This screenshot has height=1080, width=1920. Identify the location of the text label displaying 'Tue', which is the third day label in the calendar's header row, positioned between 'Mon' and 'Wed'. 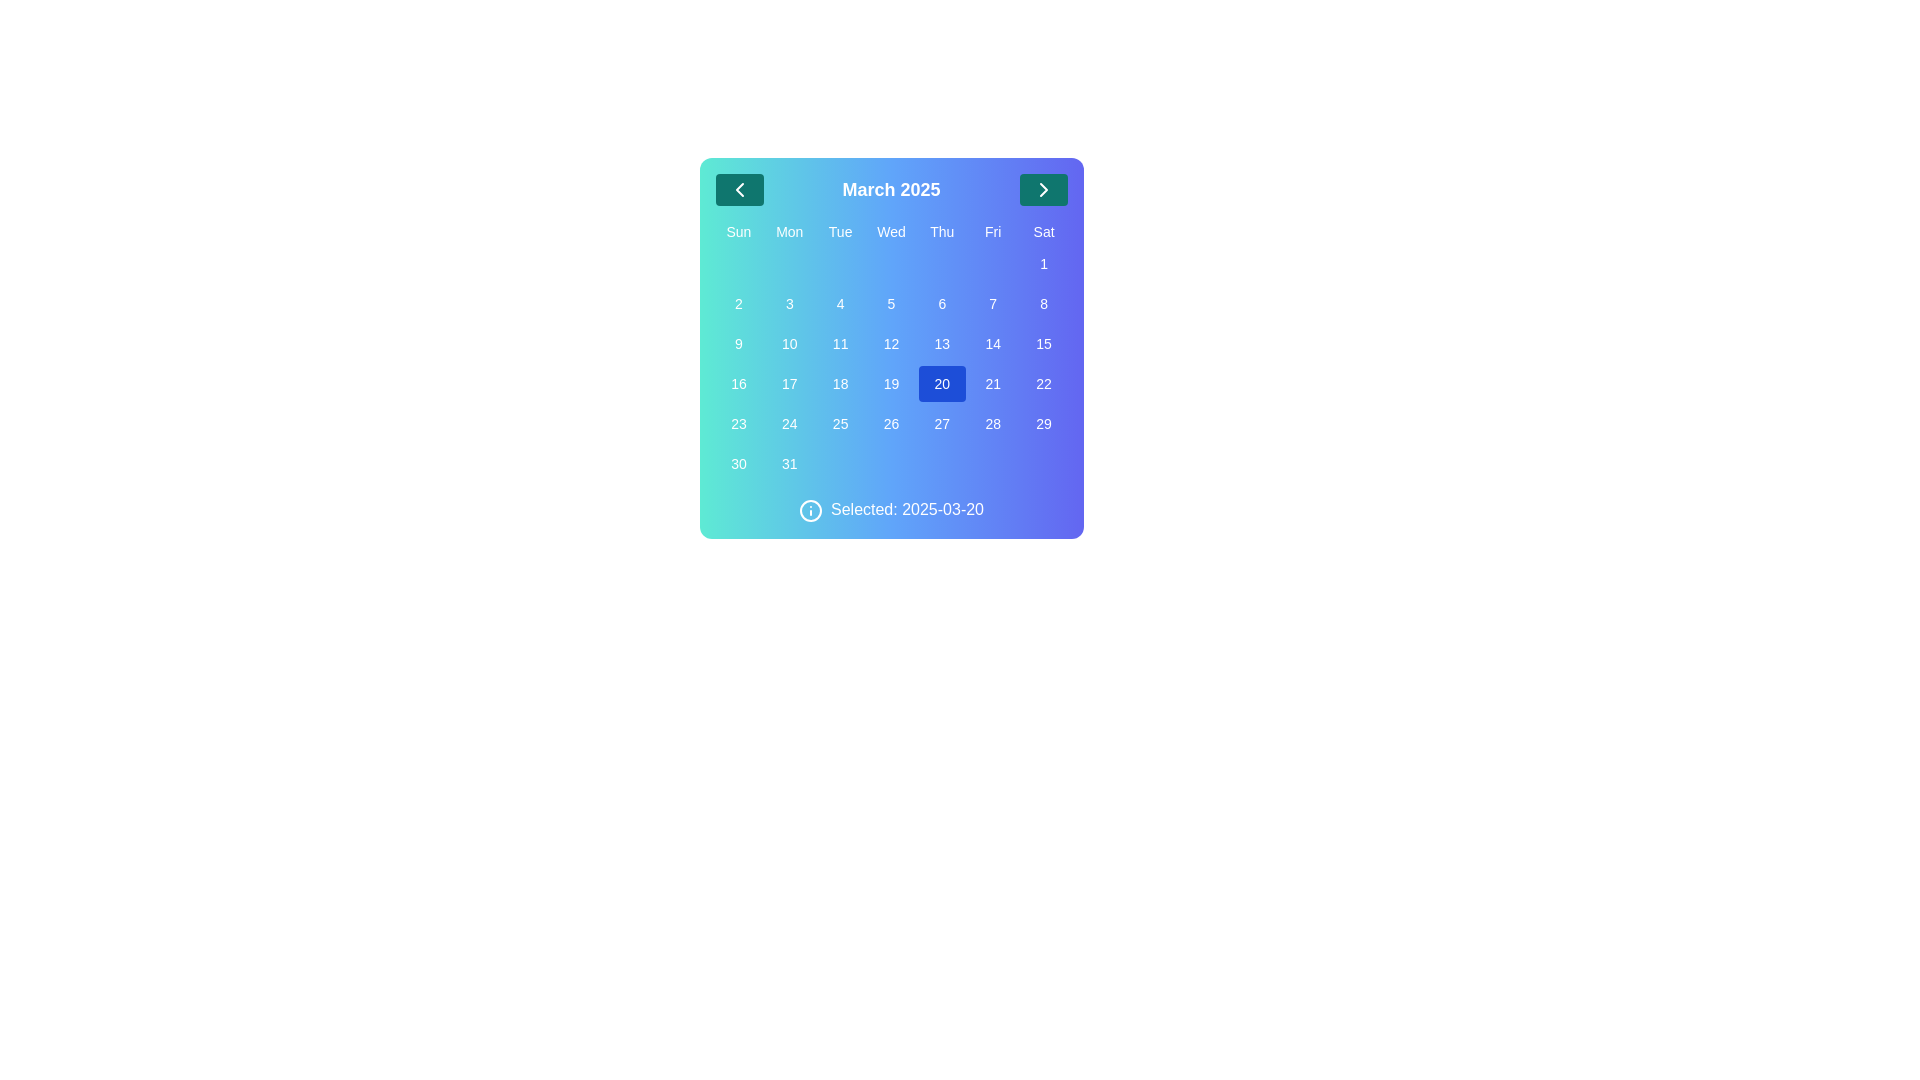
(840, 230).